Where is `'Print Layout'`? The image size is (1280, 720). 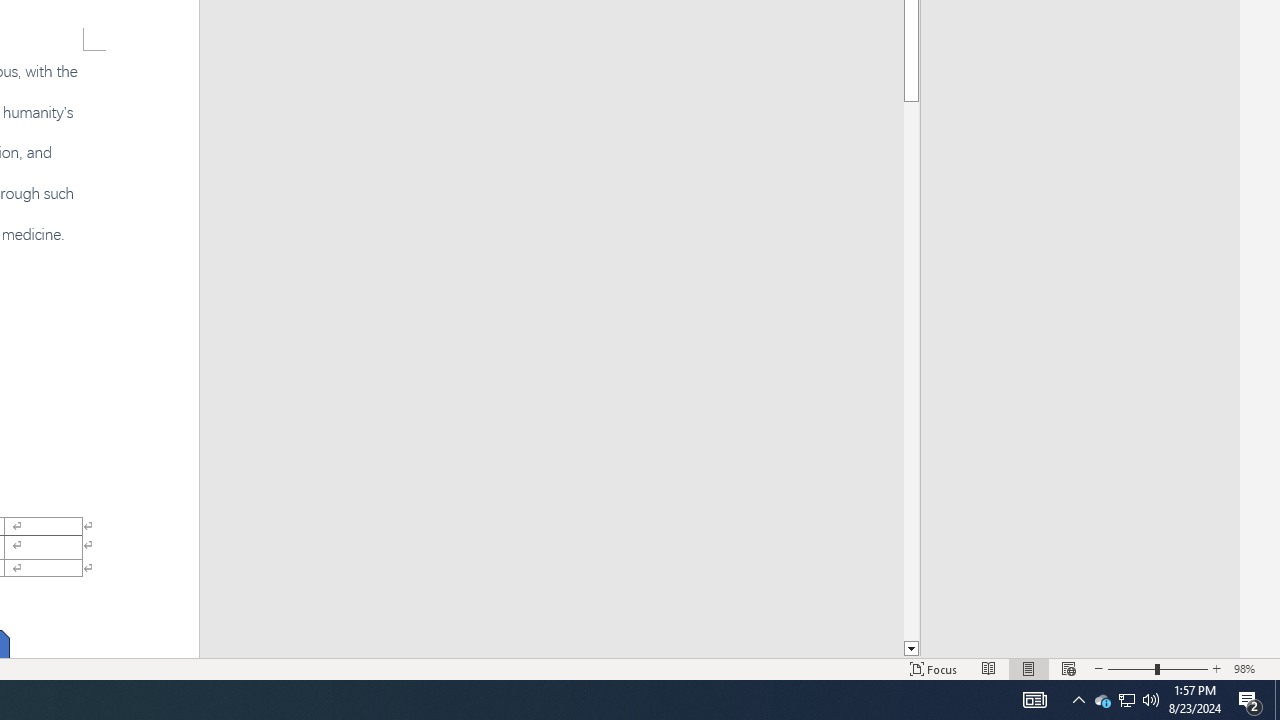 'Print Layout' is located at coordinates (1029, 669).